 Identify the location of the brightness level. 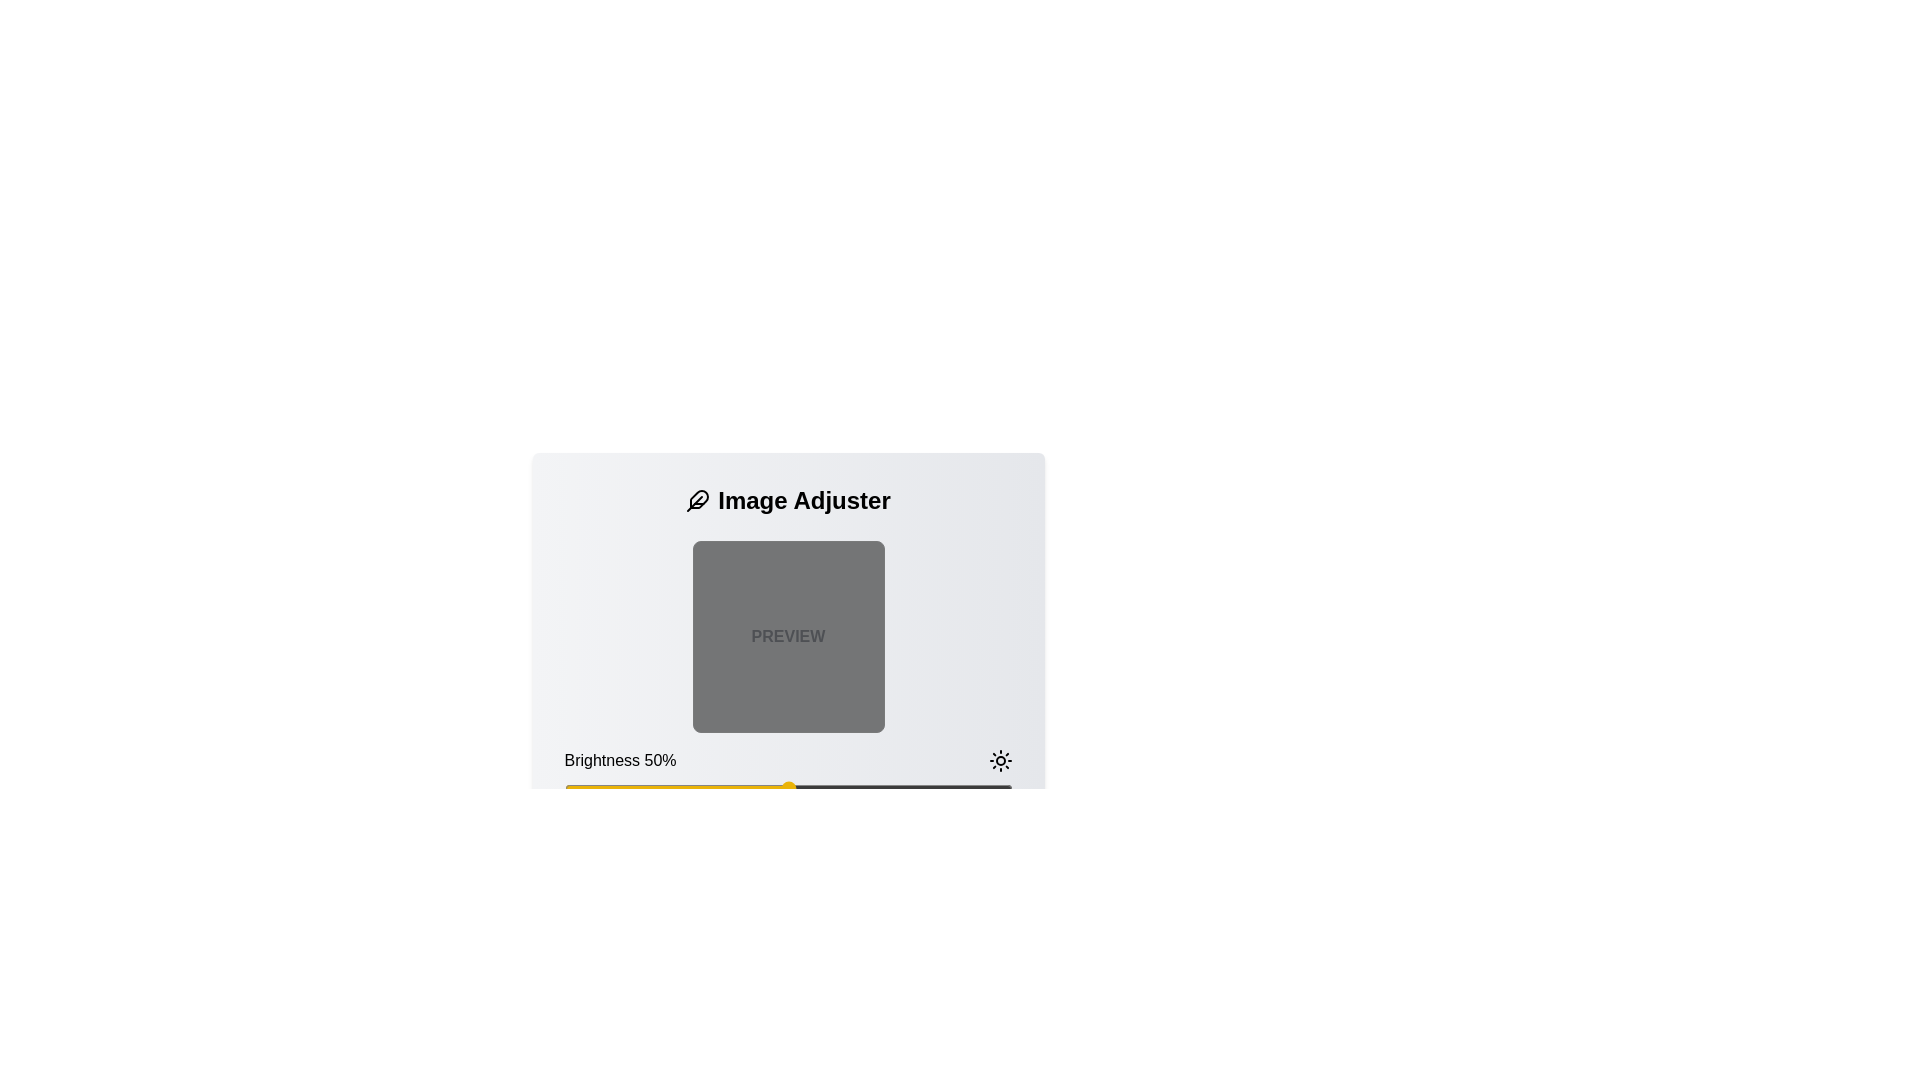
(998, 788).